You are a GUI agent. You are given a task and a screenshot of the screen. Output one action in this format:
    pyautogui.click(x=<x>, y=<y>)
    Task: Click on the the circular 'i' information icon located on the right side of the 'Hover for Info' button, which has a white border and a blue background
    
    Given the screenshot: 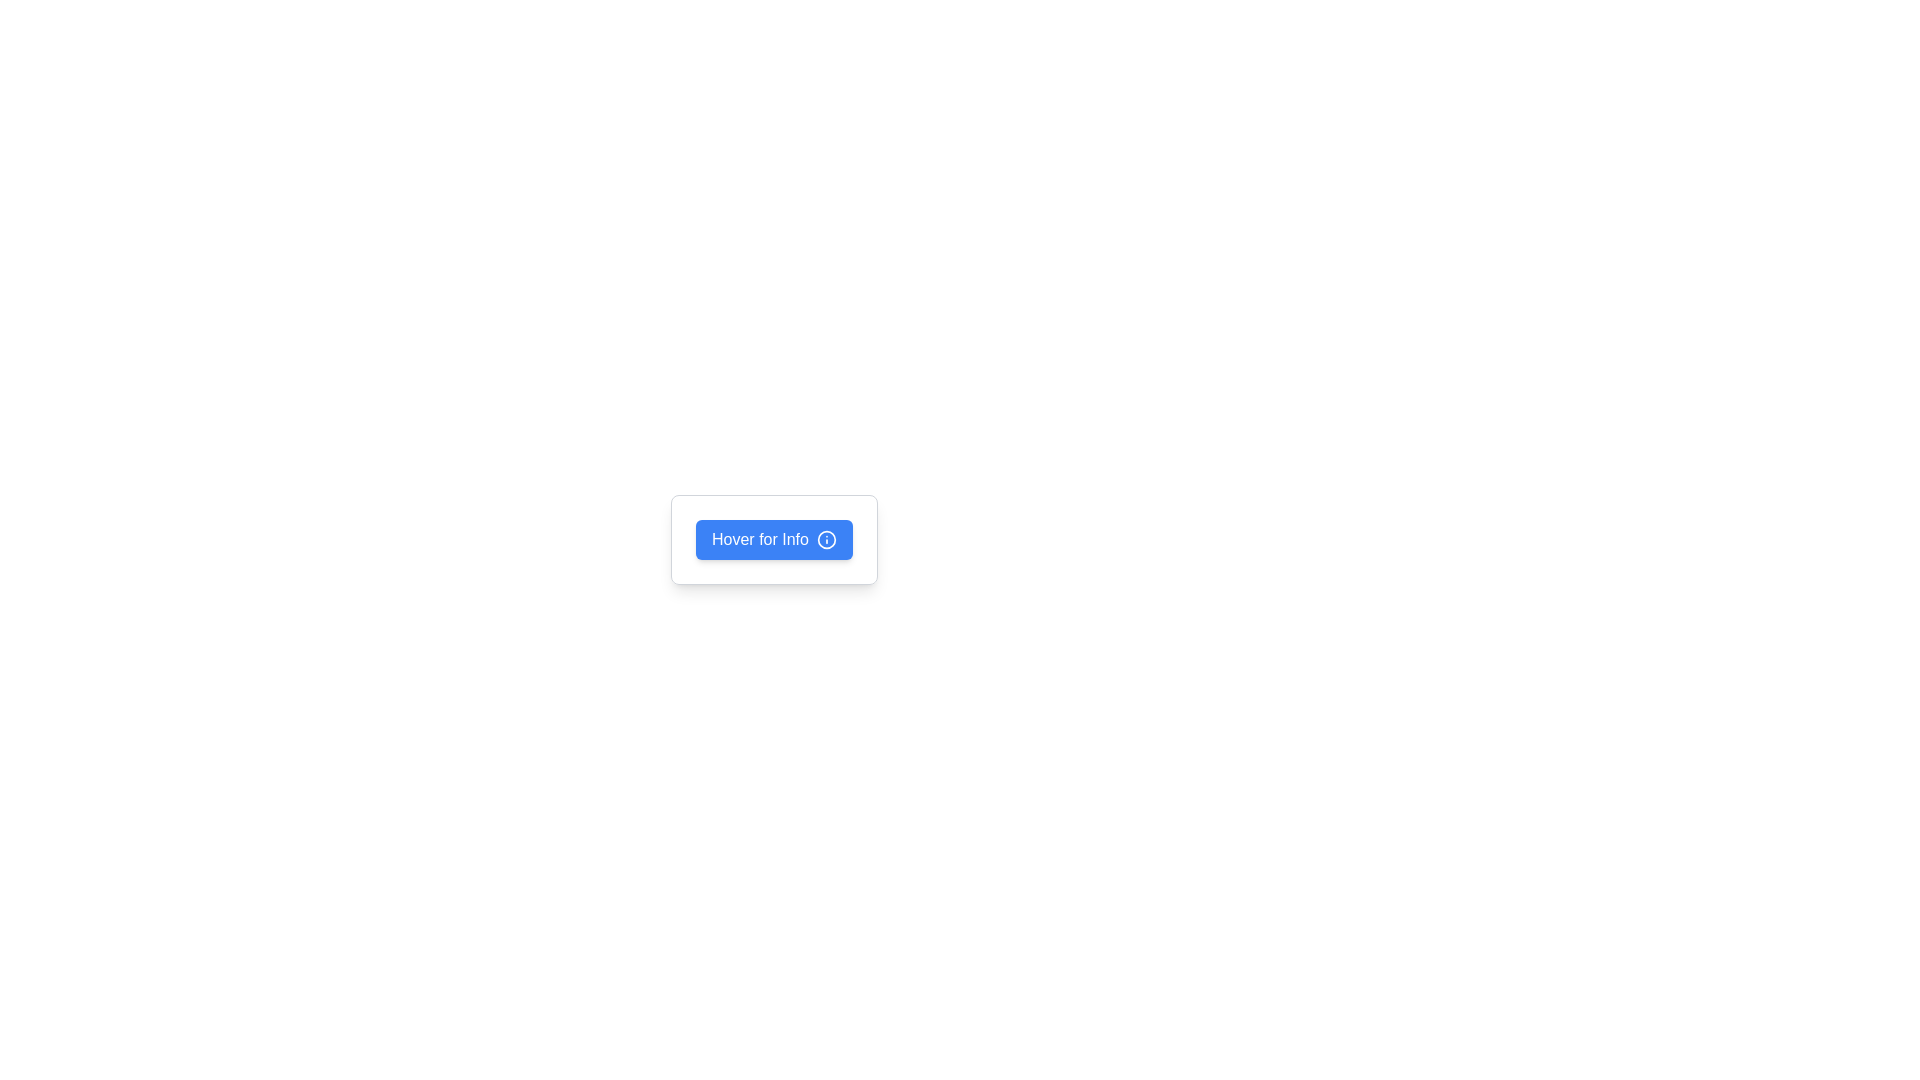 What is the action you would take?
    pyautogui.click(x=826, y=540)
    